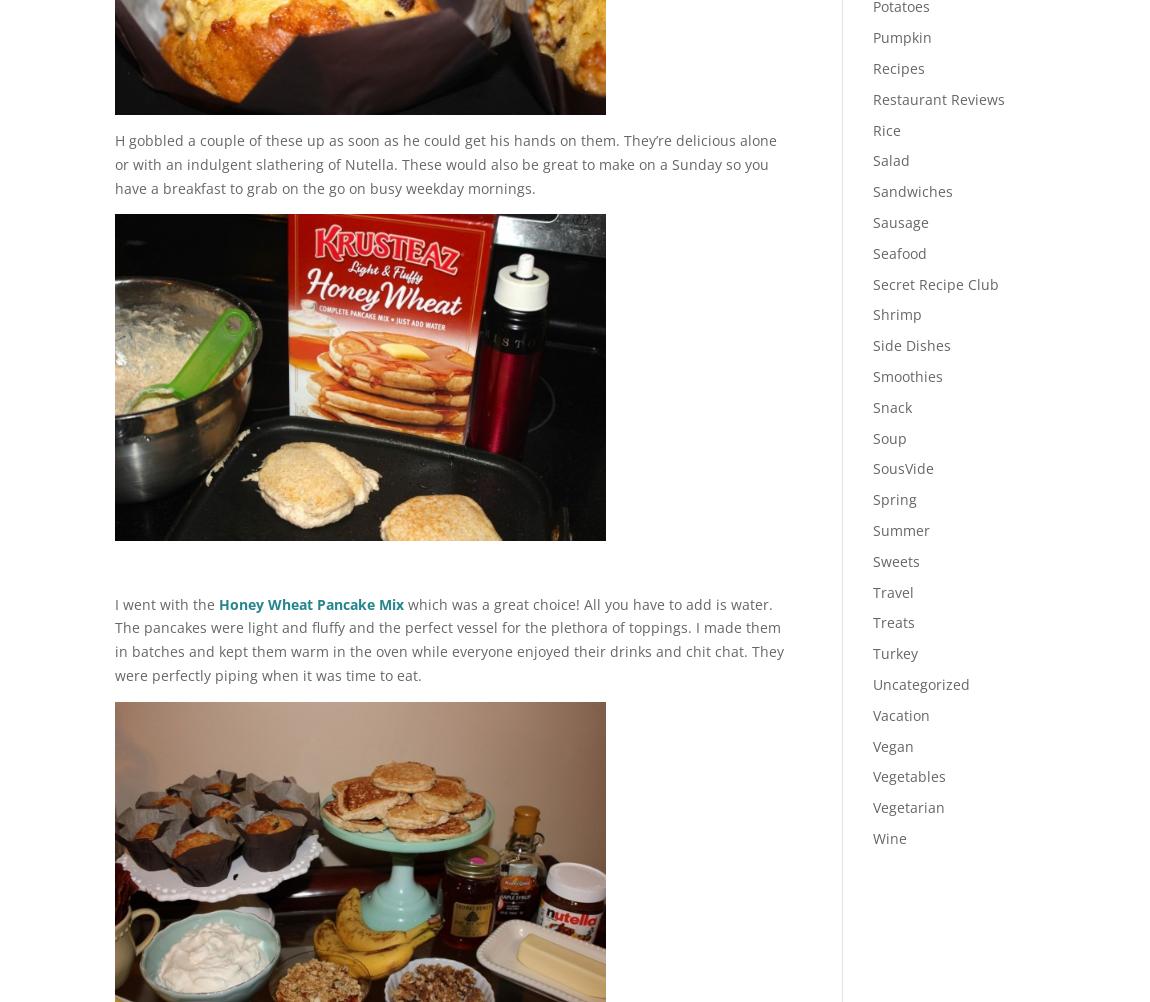  What do you see at coordinates (920, 683) in the screenshot?
I see `'Uncategorized'` at bounding box center [920, 683].